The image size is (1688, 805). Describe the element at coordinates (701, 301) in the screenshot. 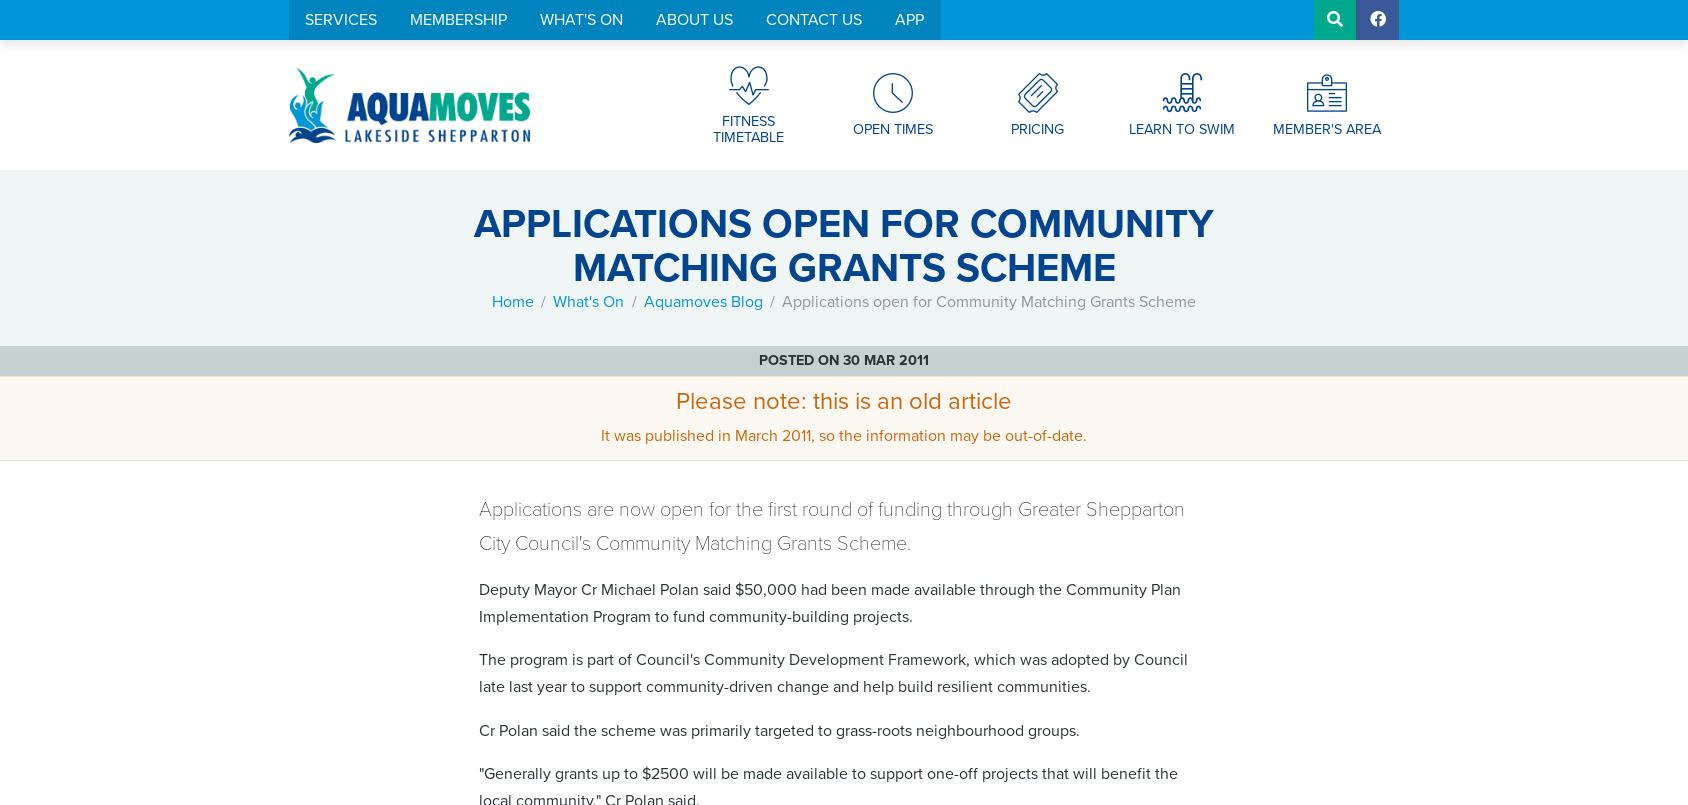

I see `'Aquamoves Blog'` at that location.